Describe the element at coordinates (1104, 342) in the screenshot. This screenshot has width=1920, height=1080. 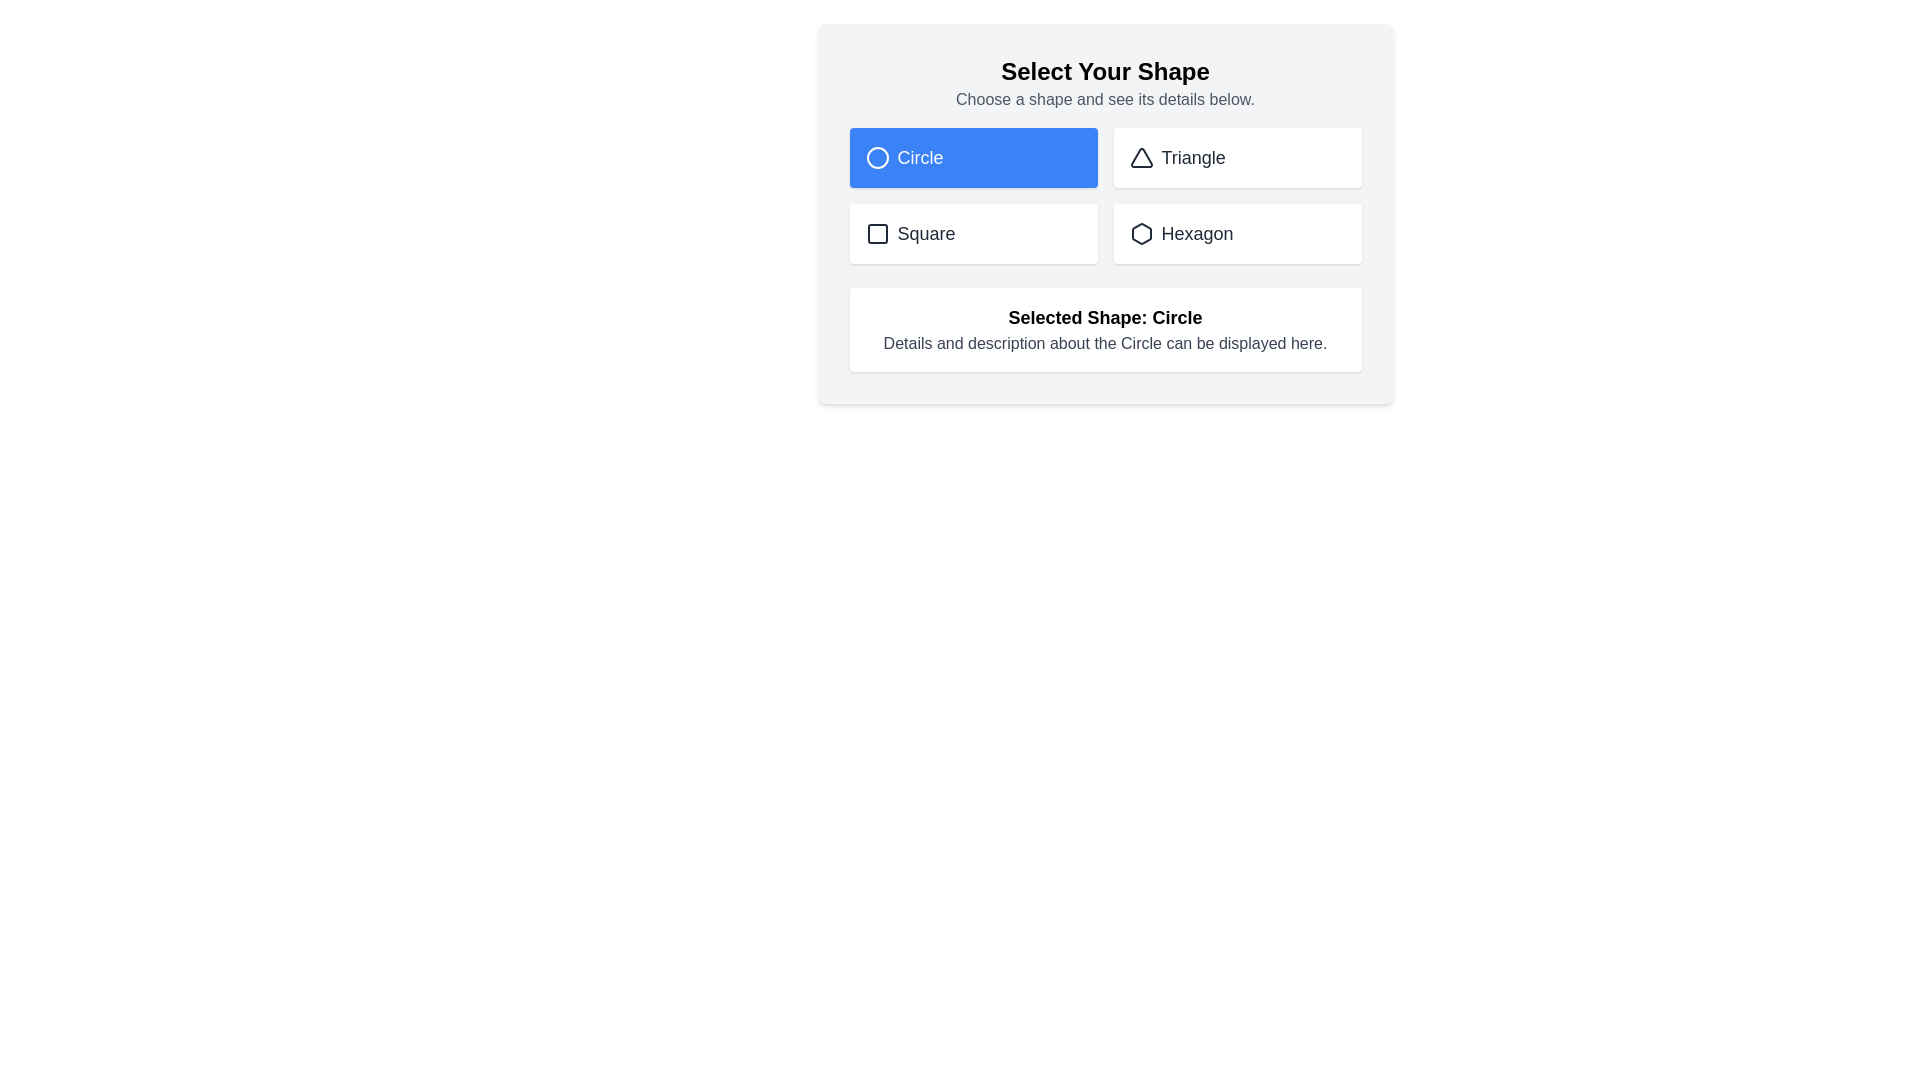
I see `text displayed in the gray styled text block that says 'Details and description about the Circle can be displayed here.' located below the title 'Selected Shape: Circle'` at that location.